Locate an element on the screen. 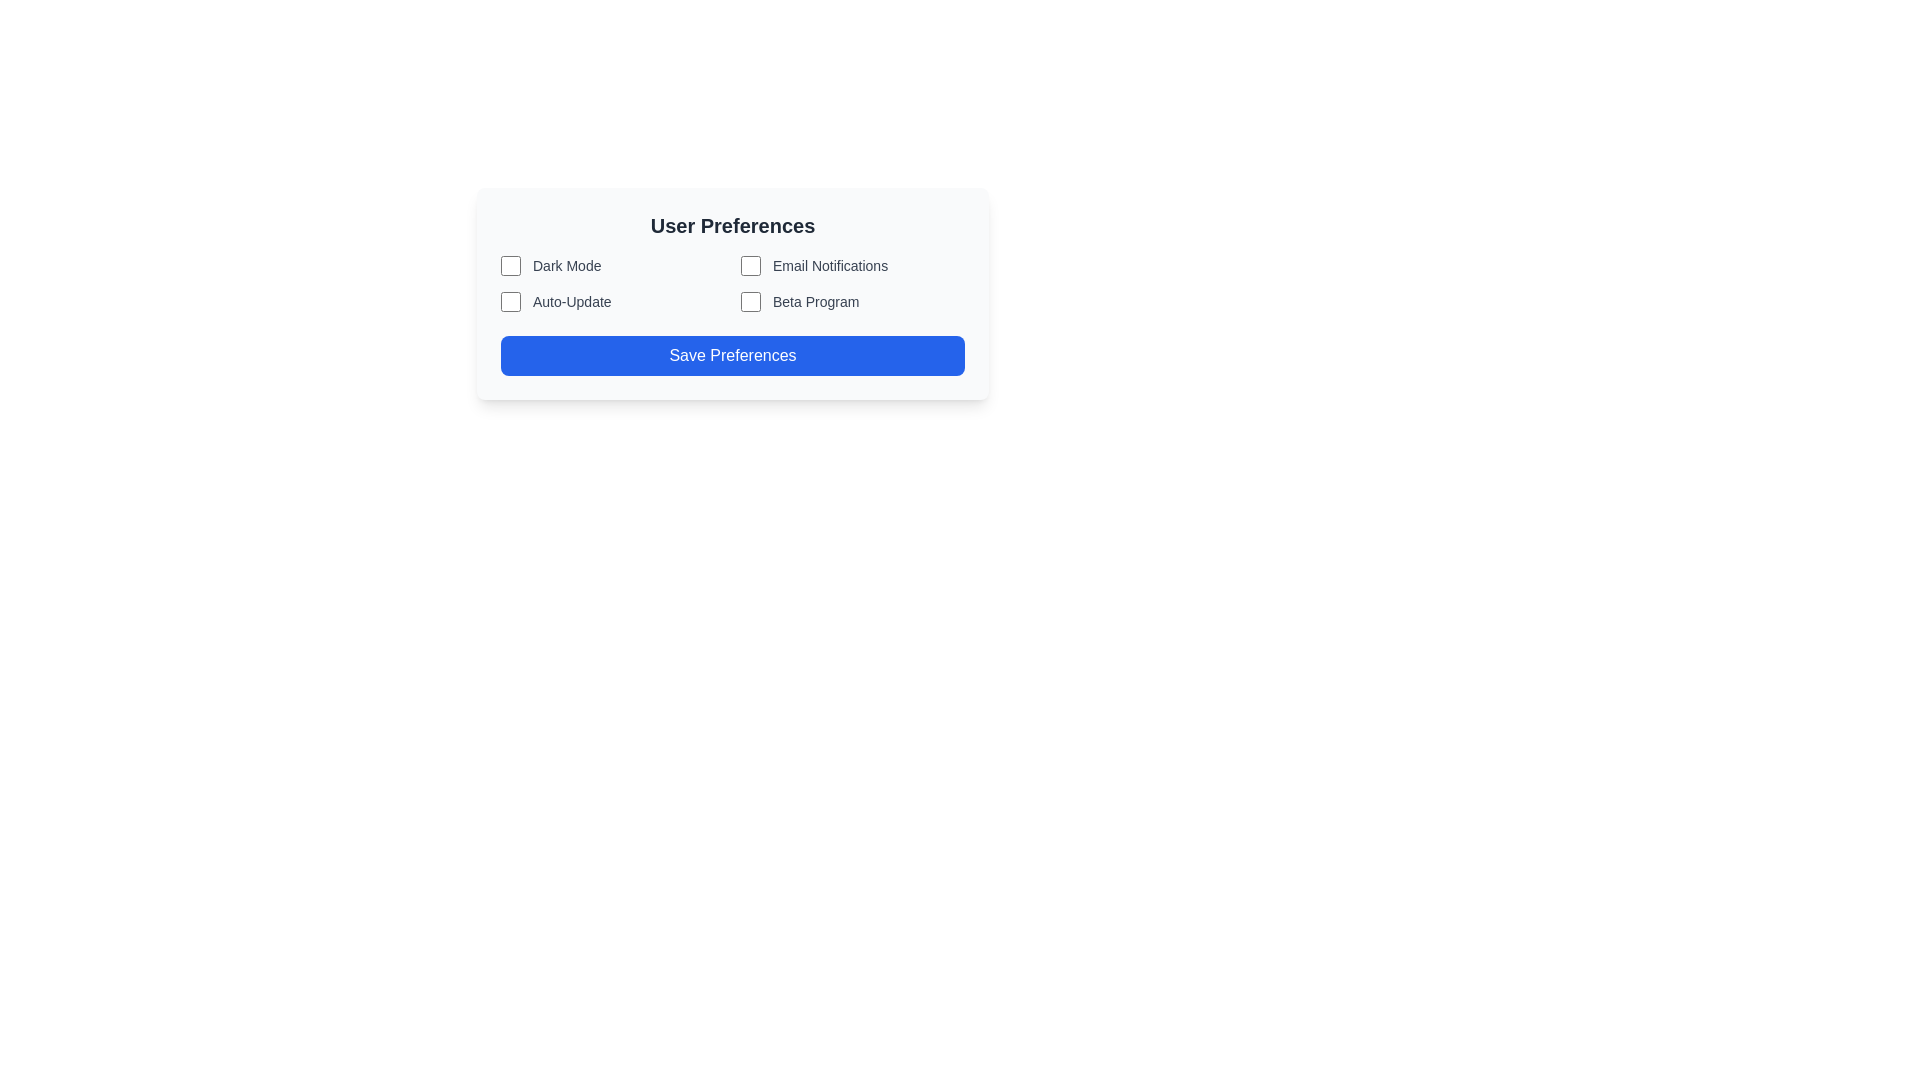  'Save Preferences' button is located at coordinates (732, 354).